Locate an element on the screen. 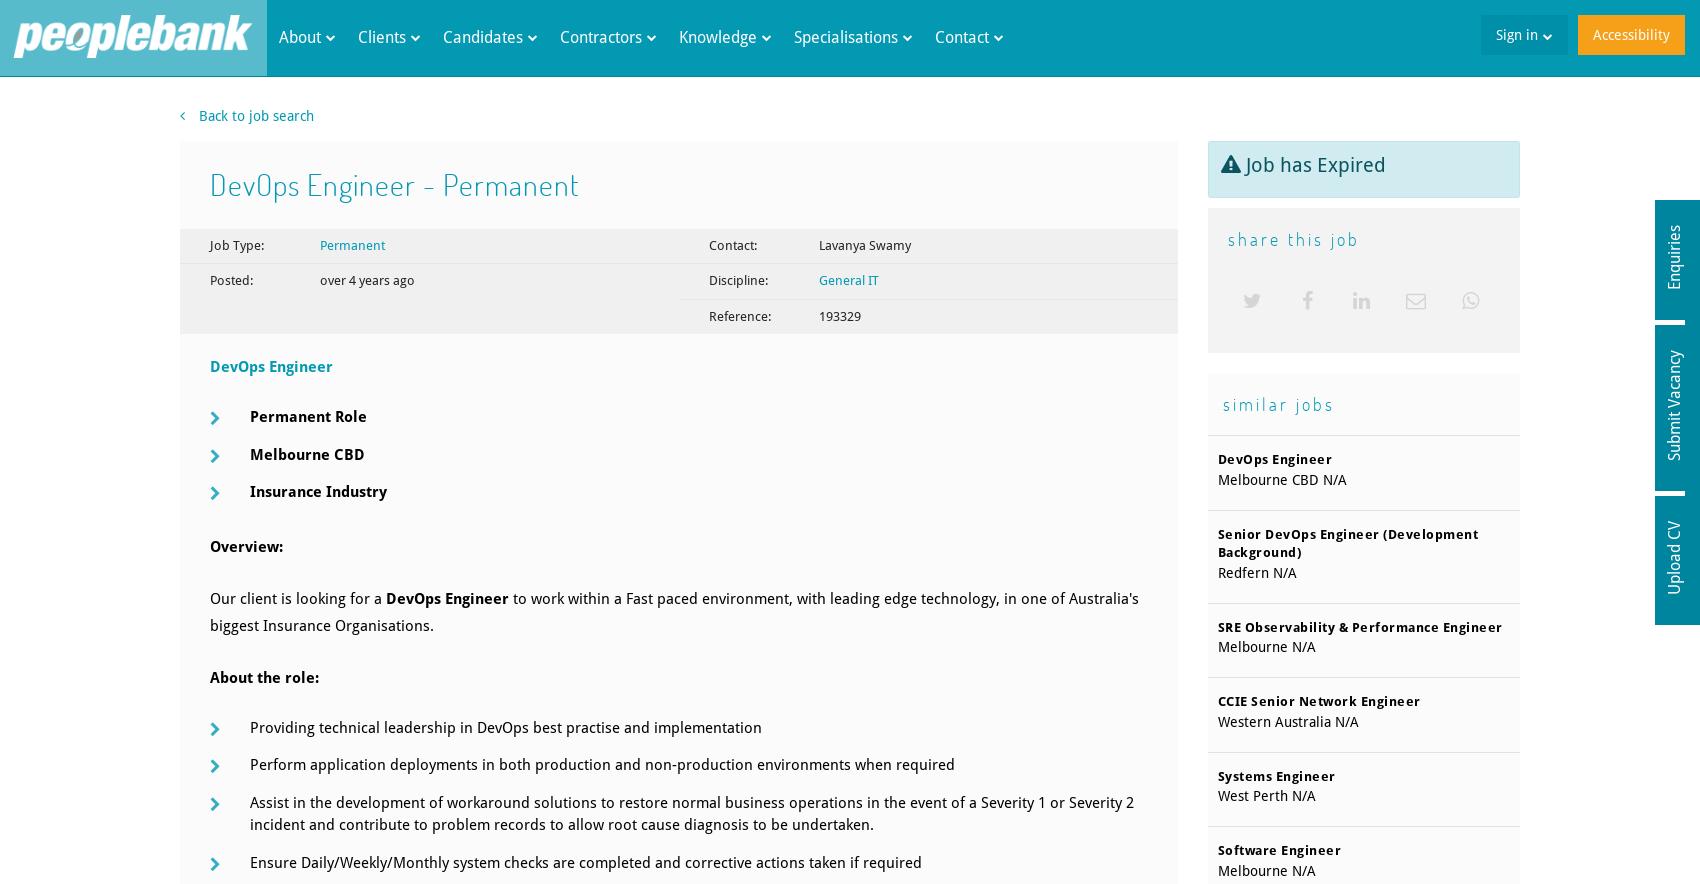  'Permanent Role' is located at coordinates (250, 415).